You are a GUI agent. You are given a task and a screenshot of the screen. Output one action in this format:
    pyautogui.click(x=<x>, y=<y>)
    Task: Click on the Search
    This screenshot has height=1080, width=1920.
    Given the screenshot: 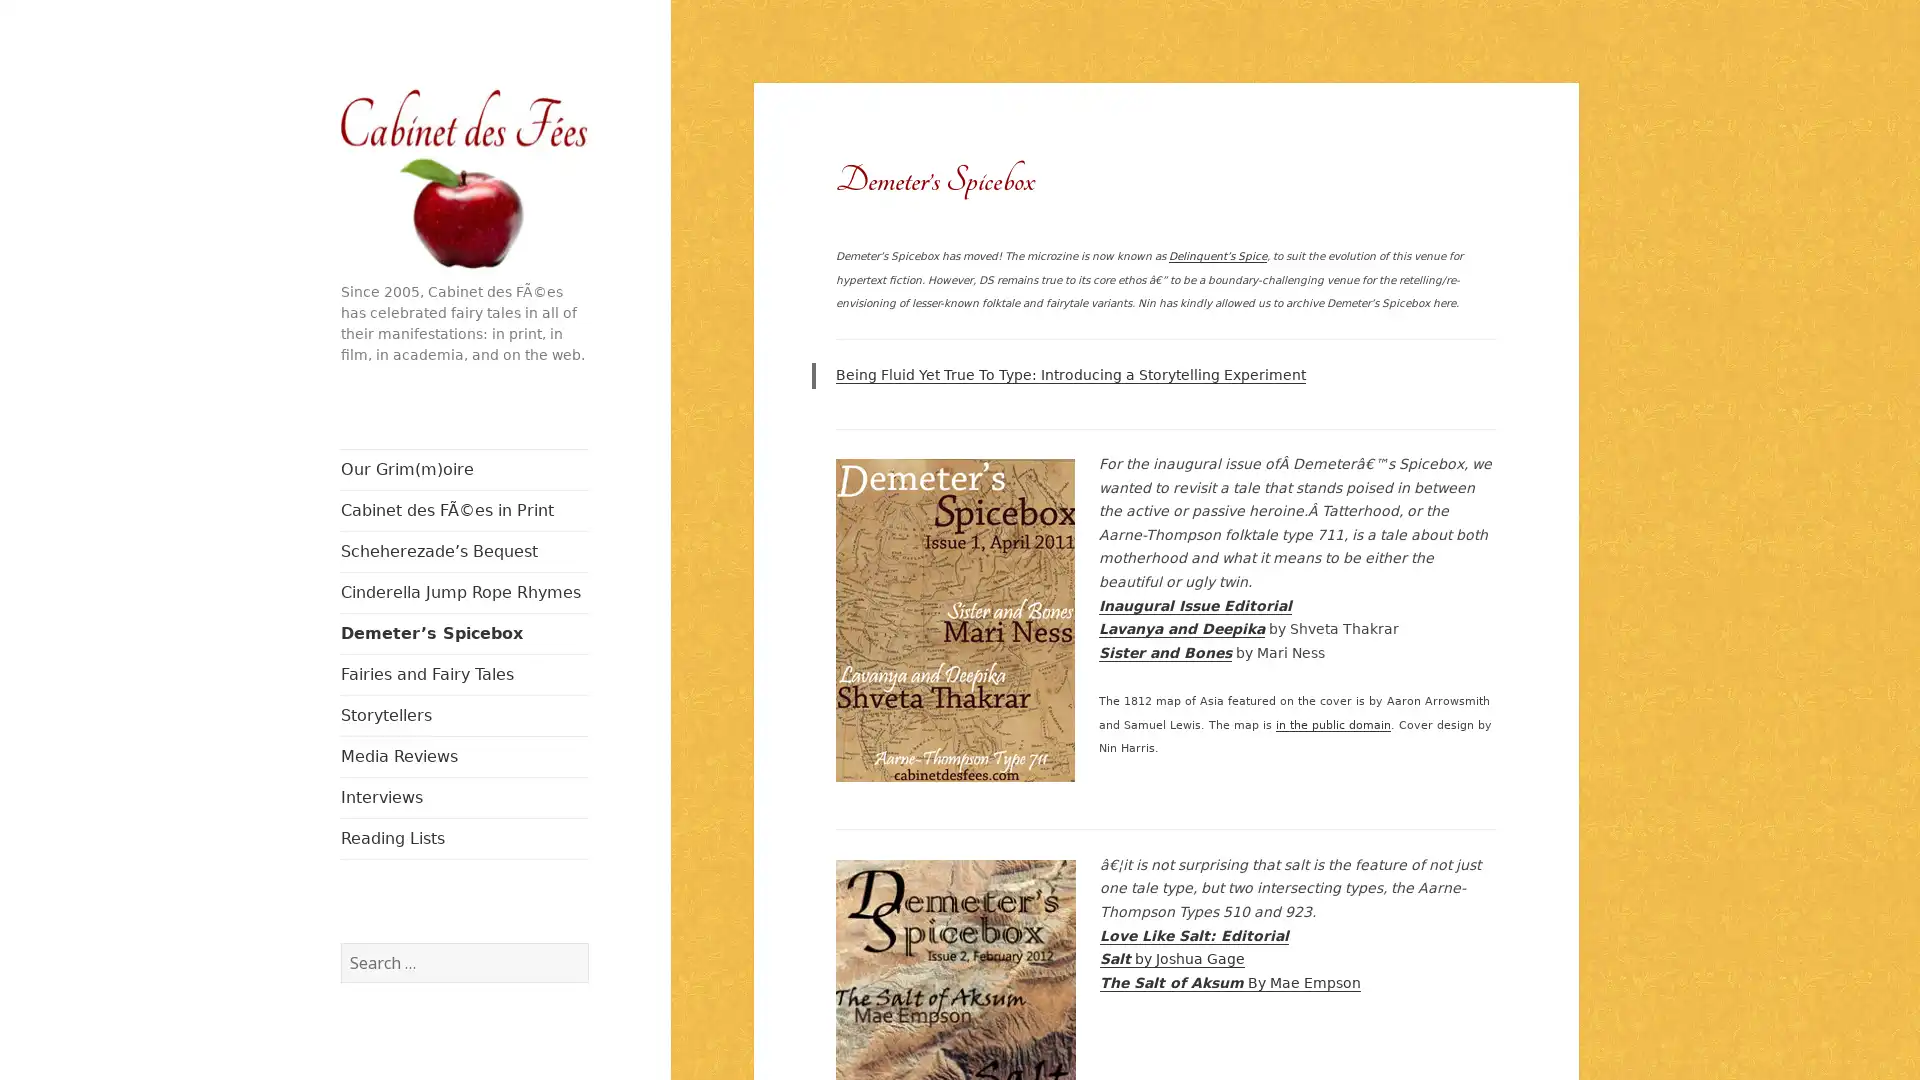 What is the action you would take?
    pyautogui.click(x=586, y=941)
    